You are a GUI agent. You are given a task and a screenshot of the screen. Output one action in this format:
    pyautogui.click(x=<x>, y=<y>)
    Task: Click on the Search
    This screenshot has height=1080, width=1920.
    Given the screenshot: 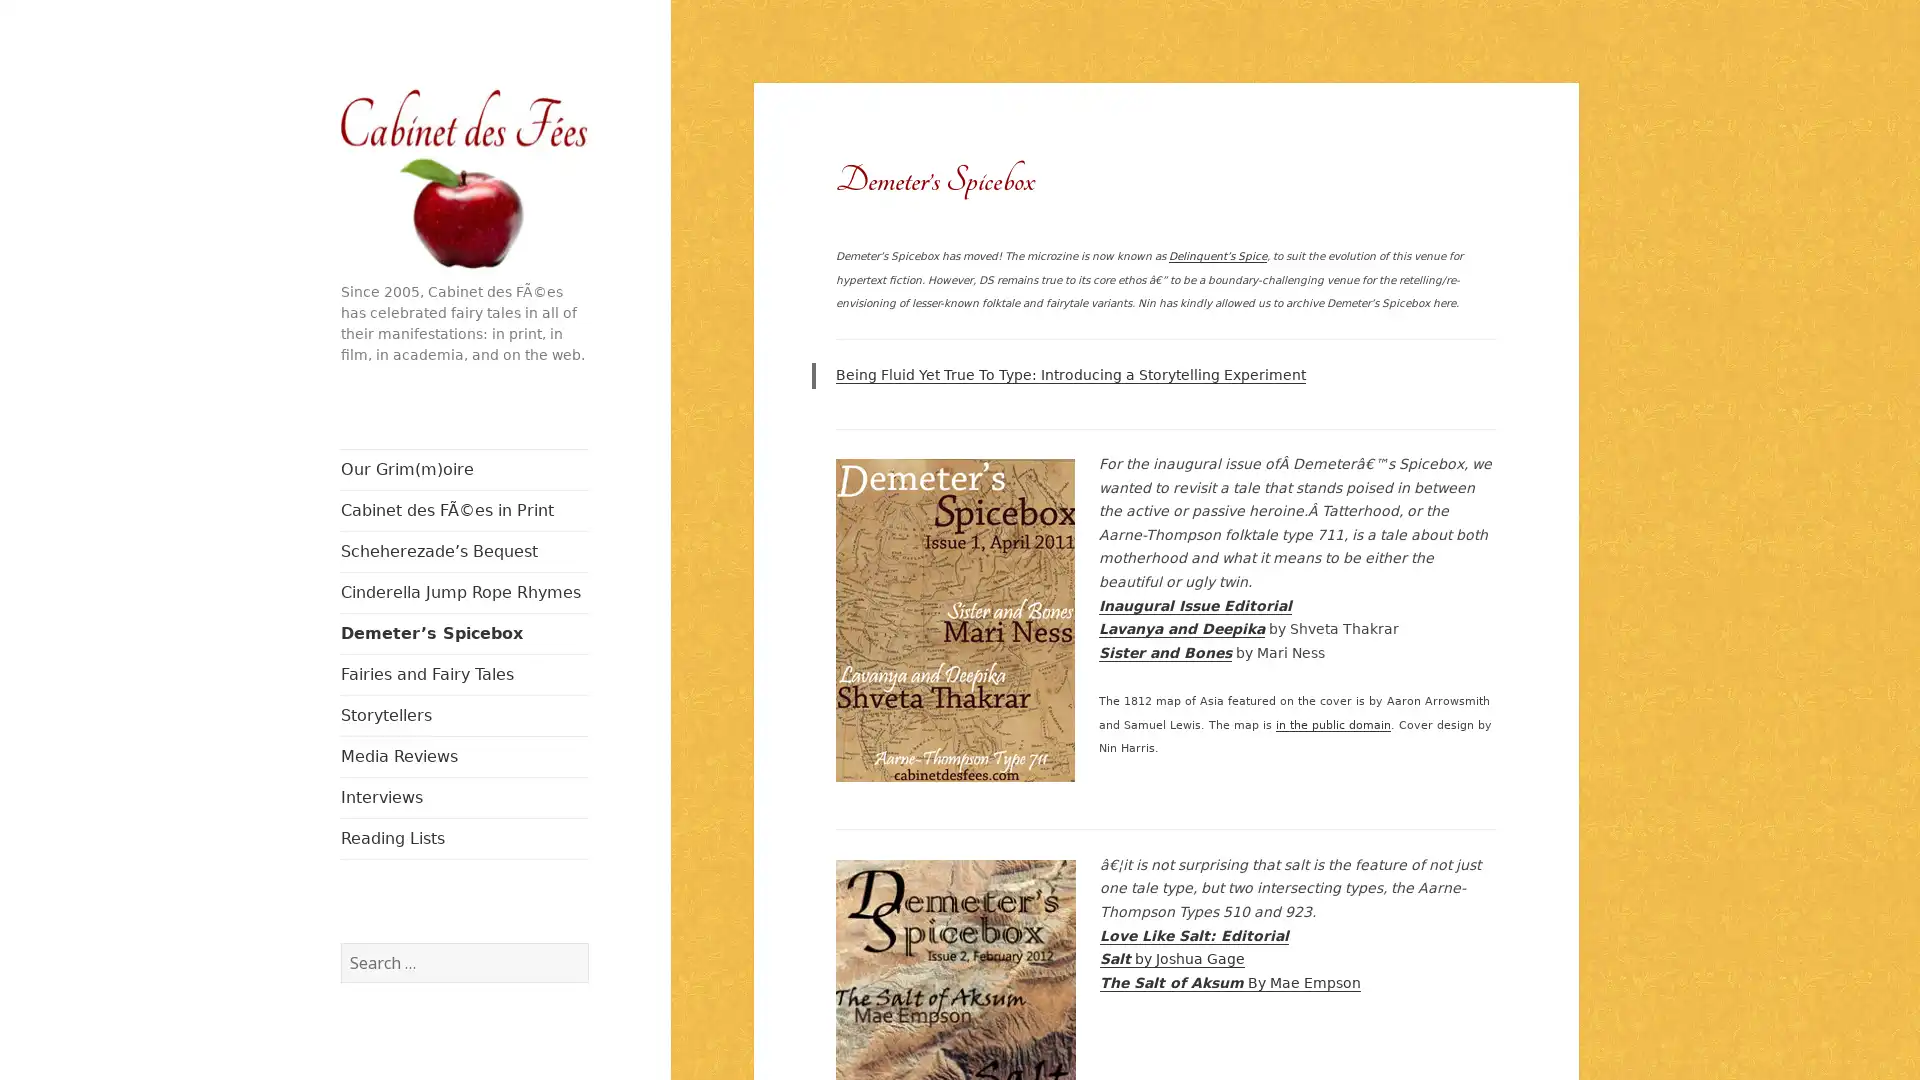 What is the action you would take?
    pyautogui.click(x=586, y=941)
    